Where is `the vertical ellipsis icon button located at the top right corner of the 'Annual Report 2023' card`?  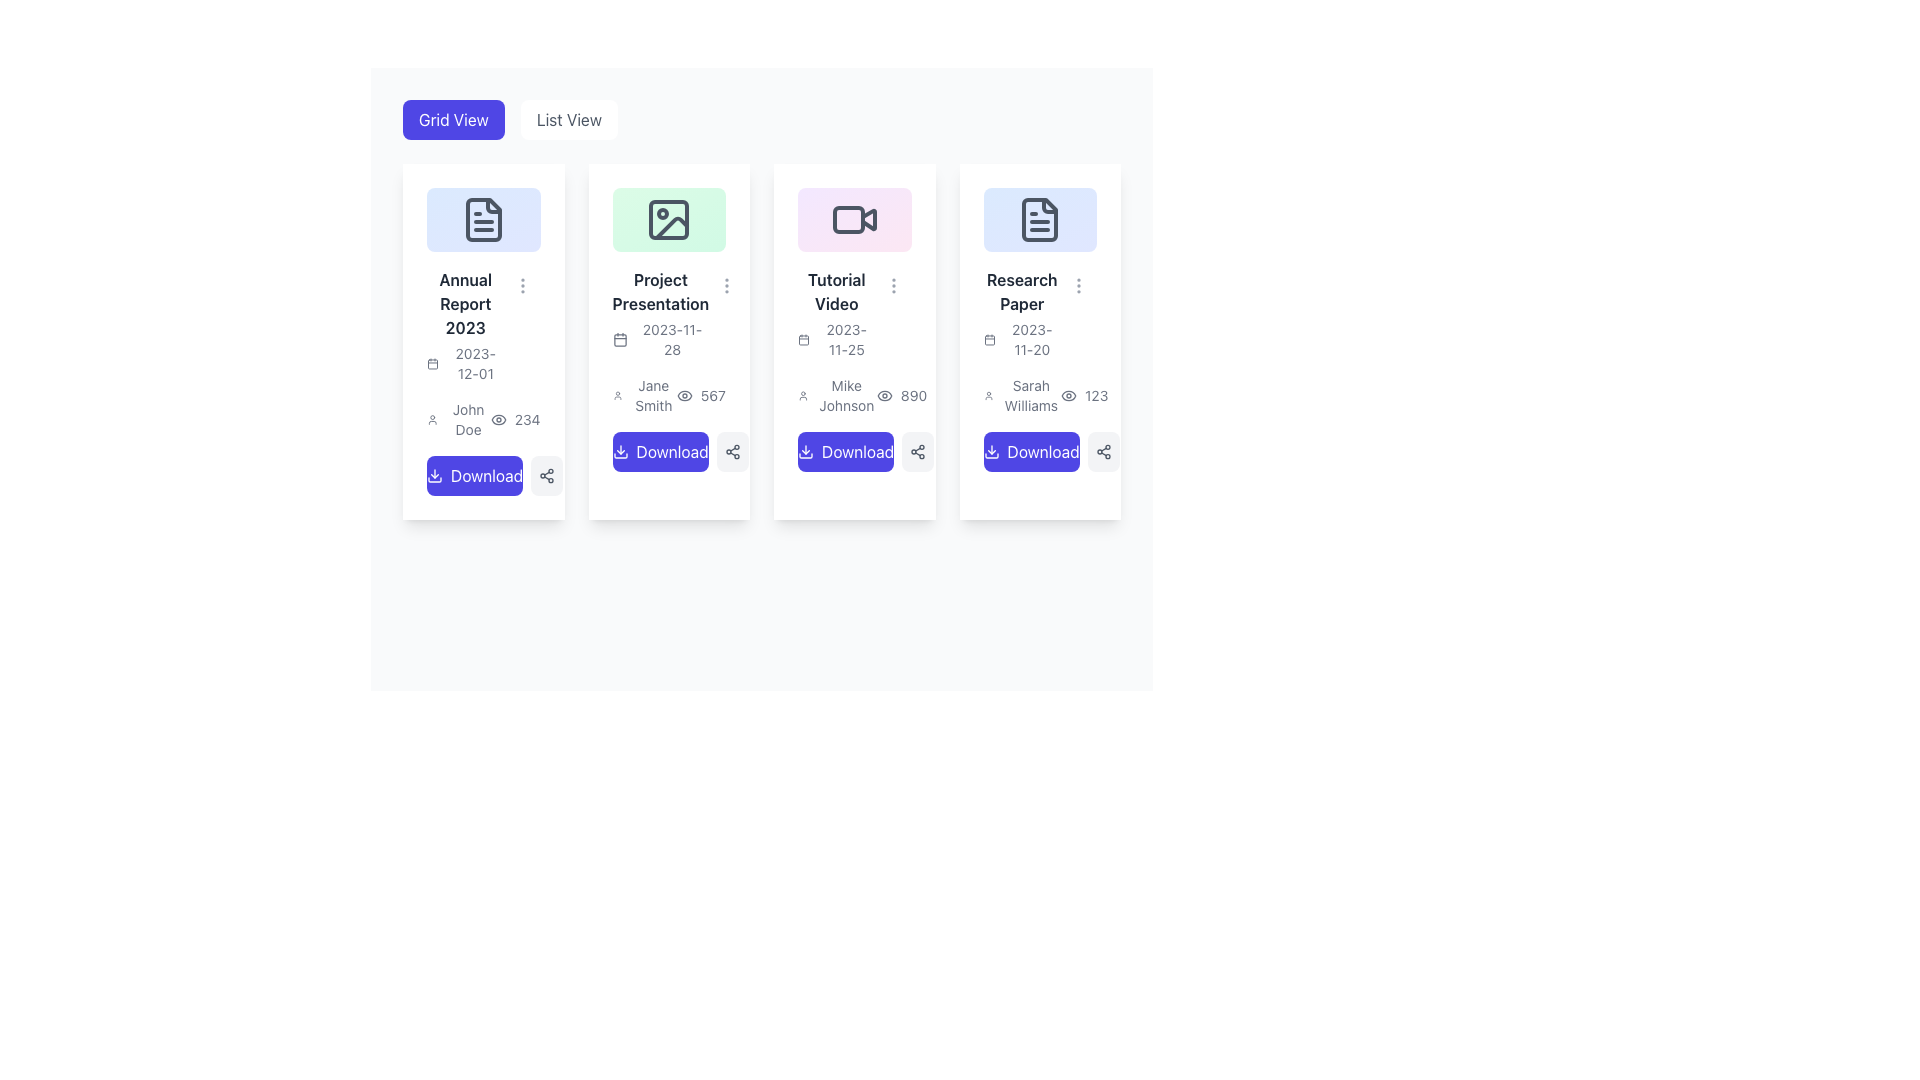 the vertical ellipsis icon button located at the top right corner of the 'Annual Report 2023' card is located at coordinates (522, 285).